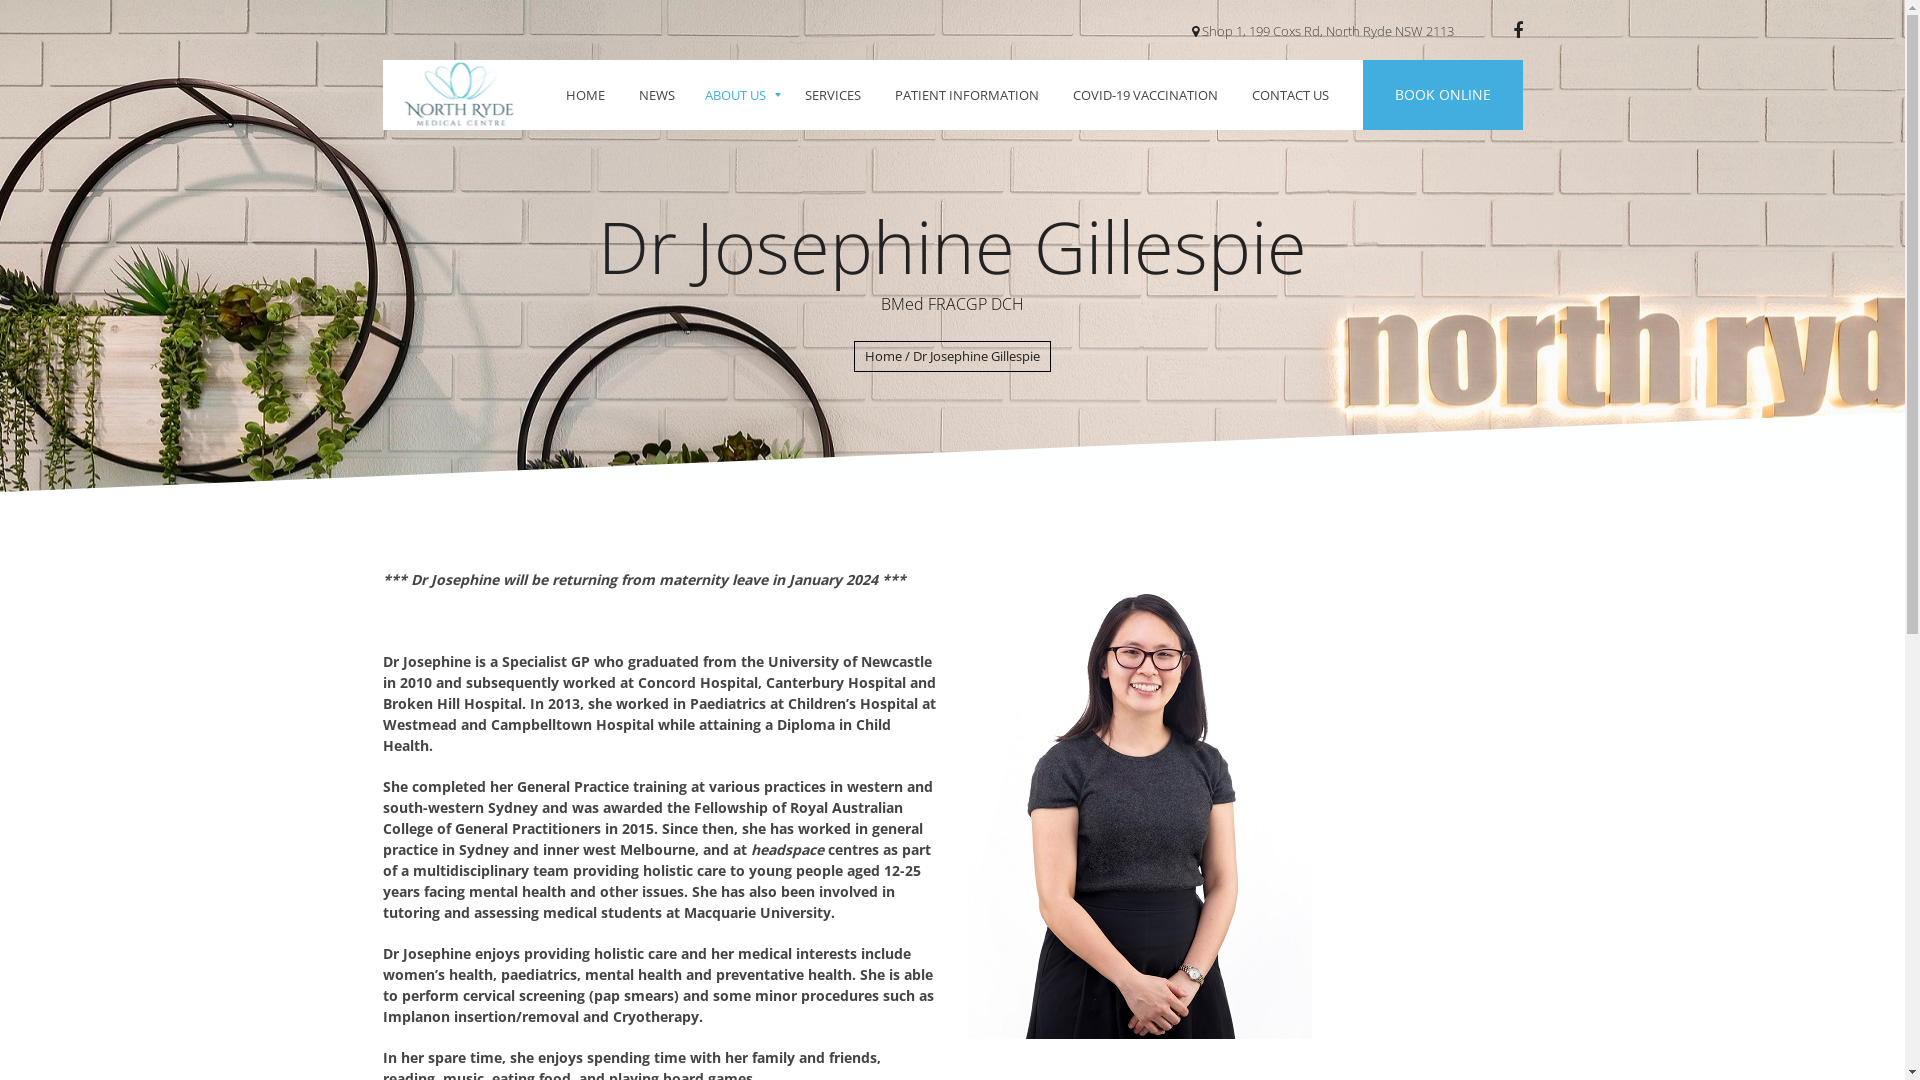 The image size is (1920, 1080). Describe the element at coordinates (1329, 30) in the screenshot. I see `'Shop 1, 199 Coxs Rd, North Ryde NSW 2113   '` at that location.